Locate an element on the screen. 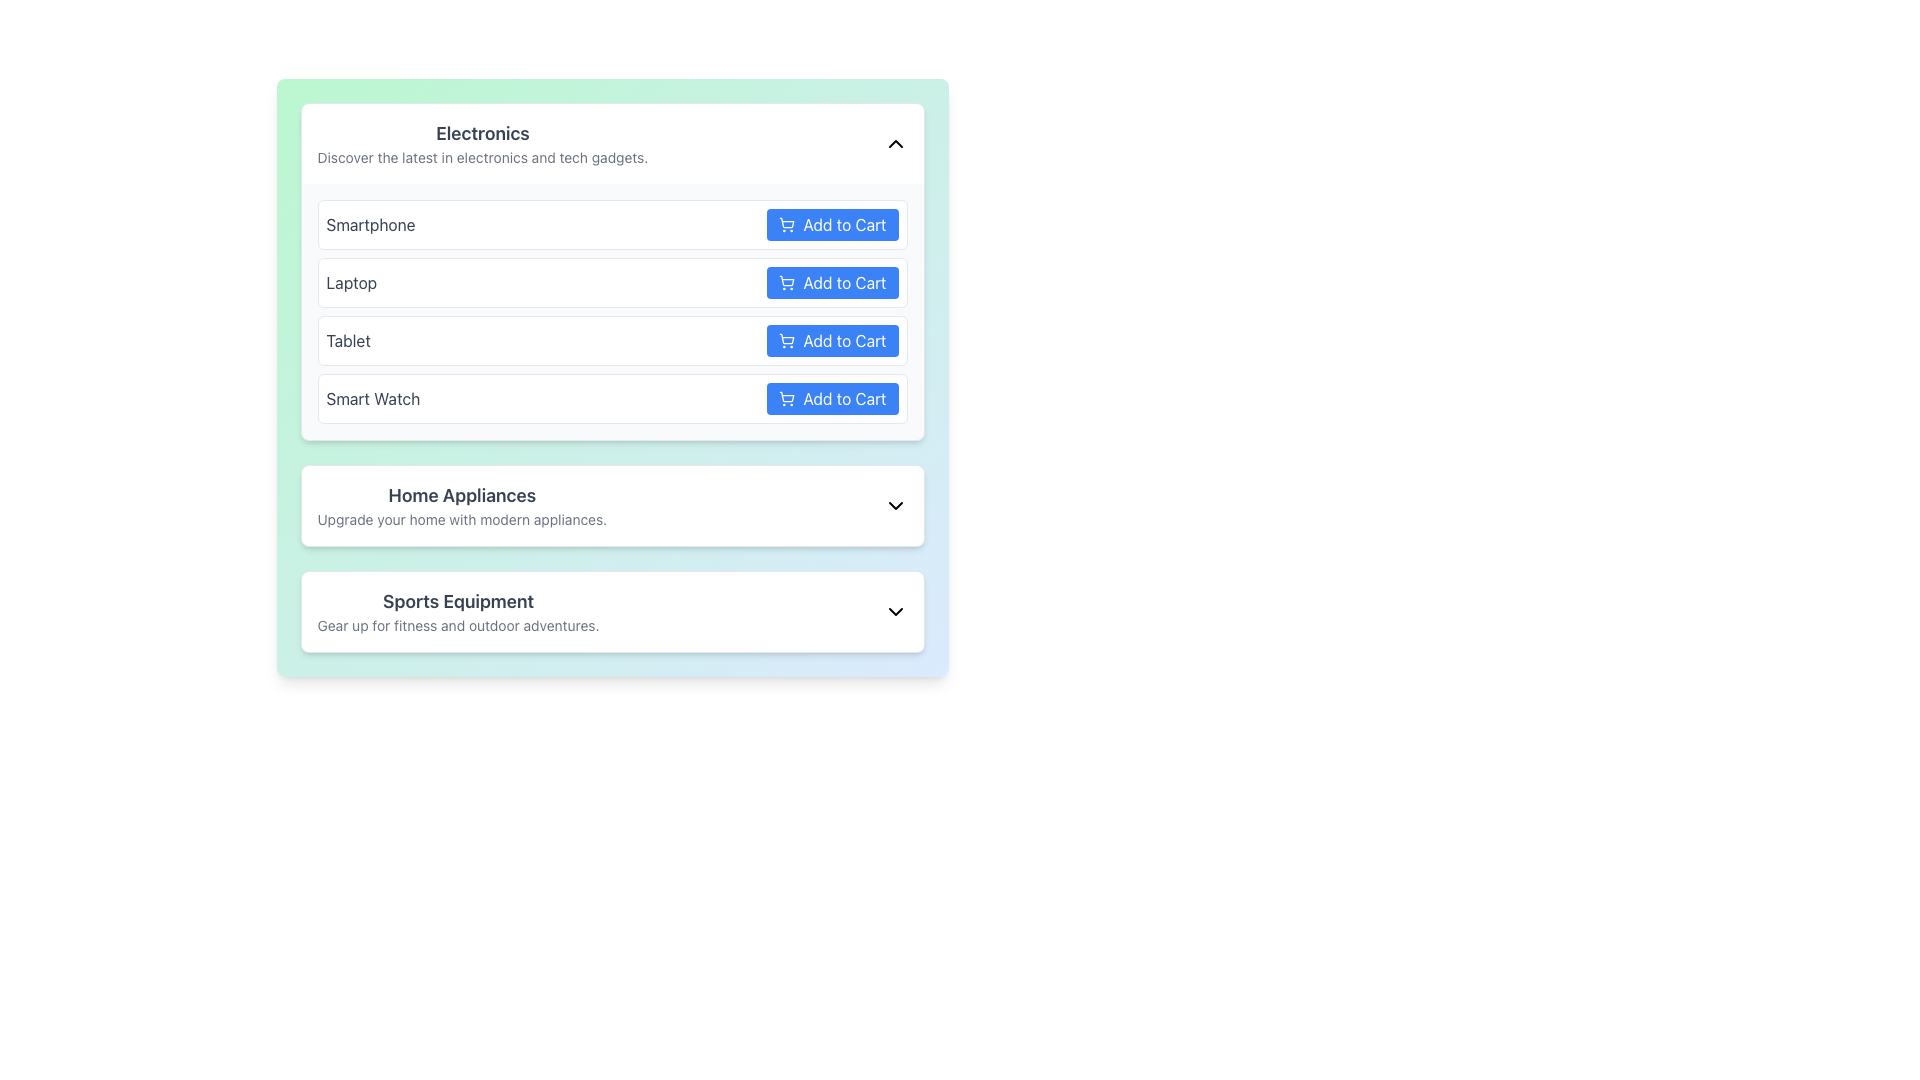  contents of the Label that serves as the category header for the 'Home Appliances' section, positioned in the middle section of the layout between 'Electronics' and 'Sports Equipment' is located at coordinates (461, 504).